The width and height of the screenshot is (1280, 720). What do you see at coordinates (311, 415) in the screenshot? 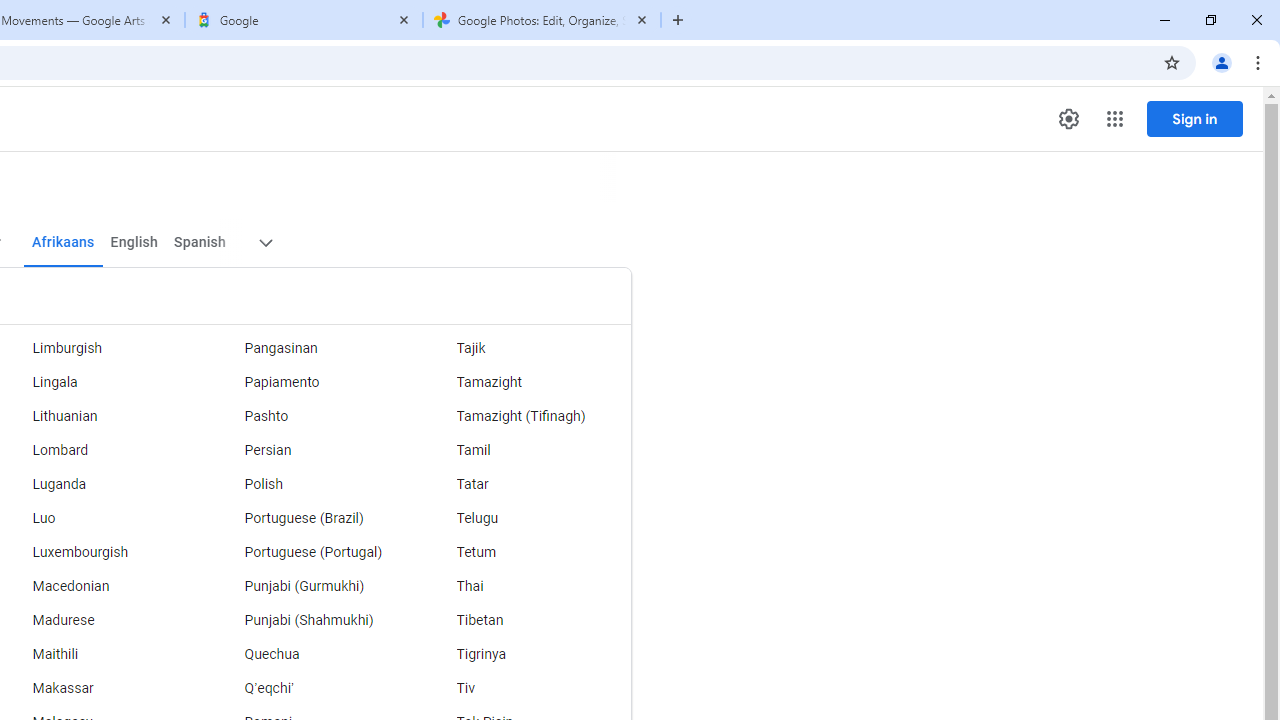
I see `'Pashto'` at bounding box center [311, 415].